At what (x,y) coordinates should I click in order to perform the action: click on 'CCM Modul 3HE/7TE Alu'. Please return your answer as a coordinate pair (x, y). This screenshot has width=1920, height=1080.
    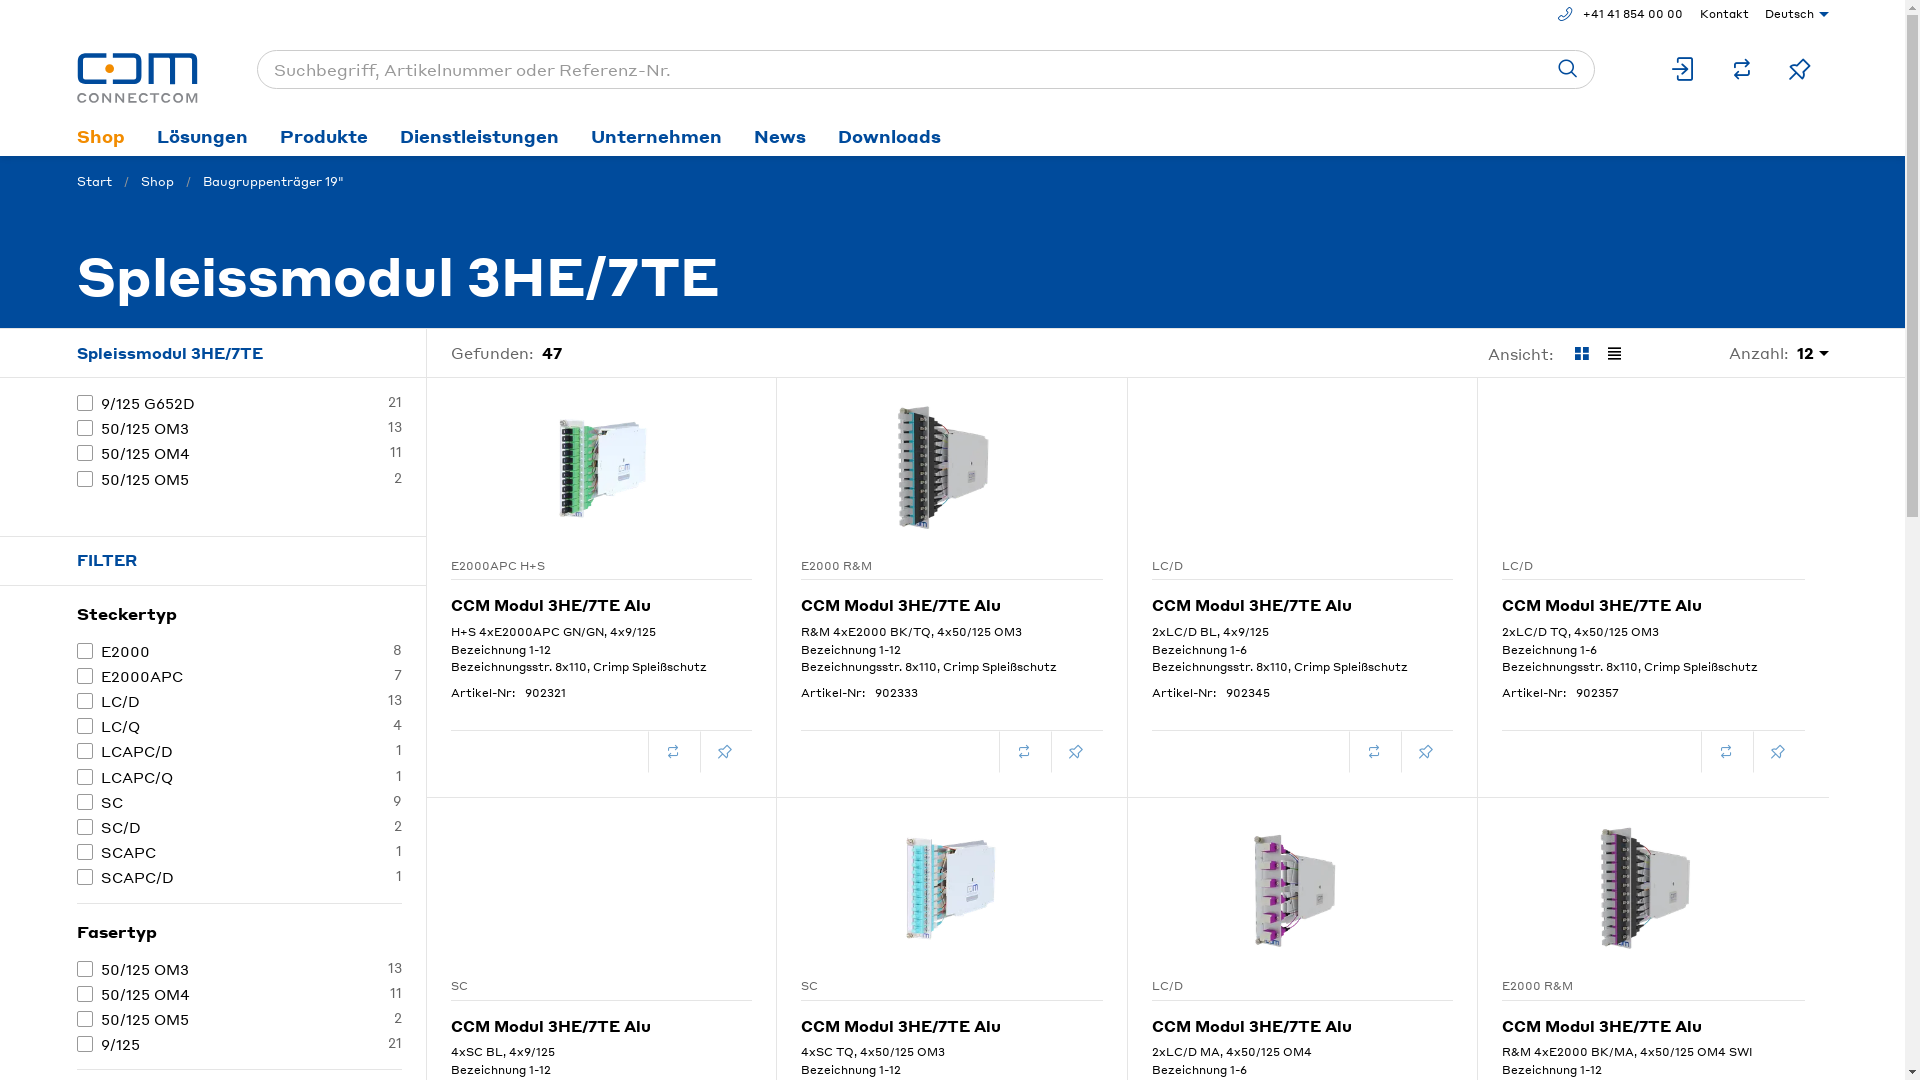
    Looking at the image, I should click on (599, 596).